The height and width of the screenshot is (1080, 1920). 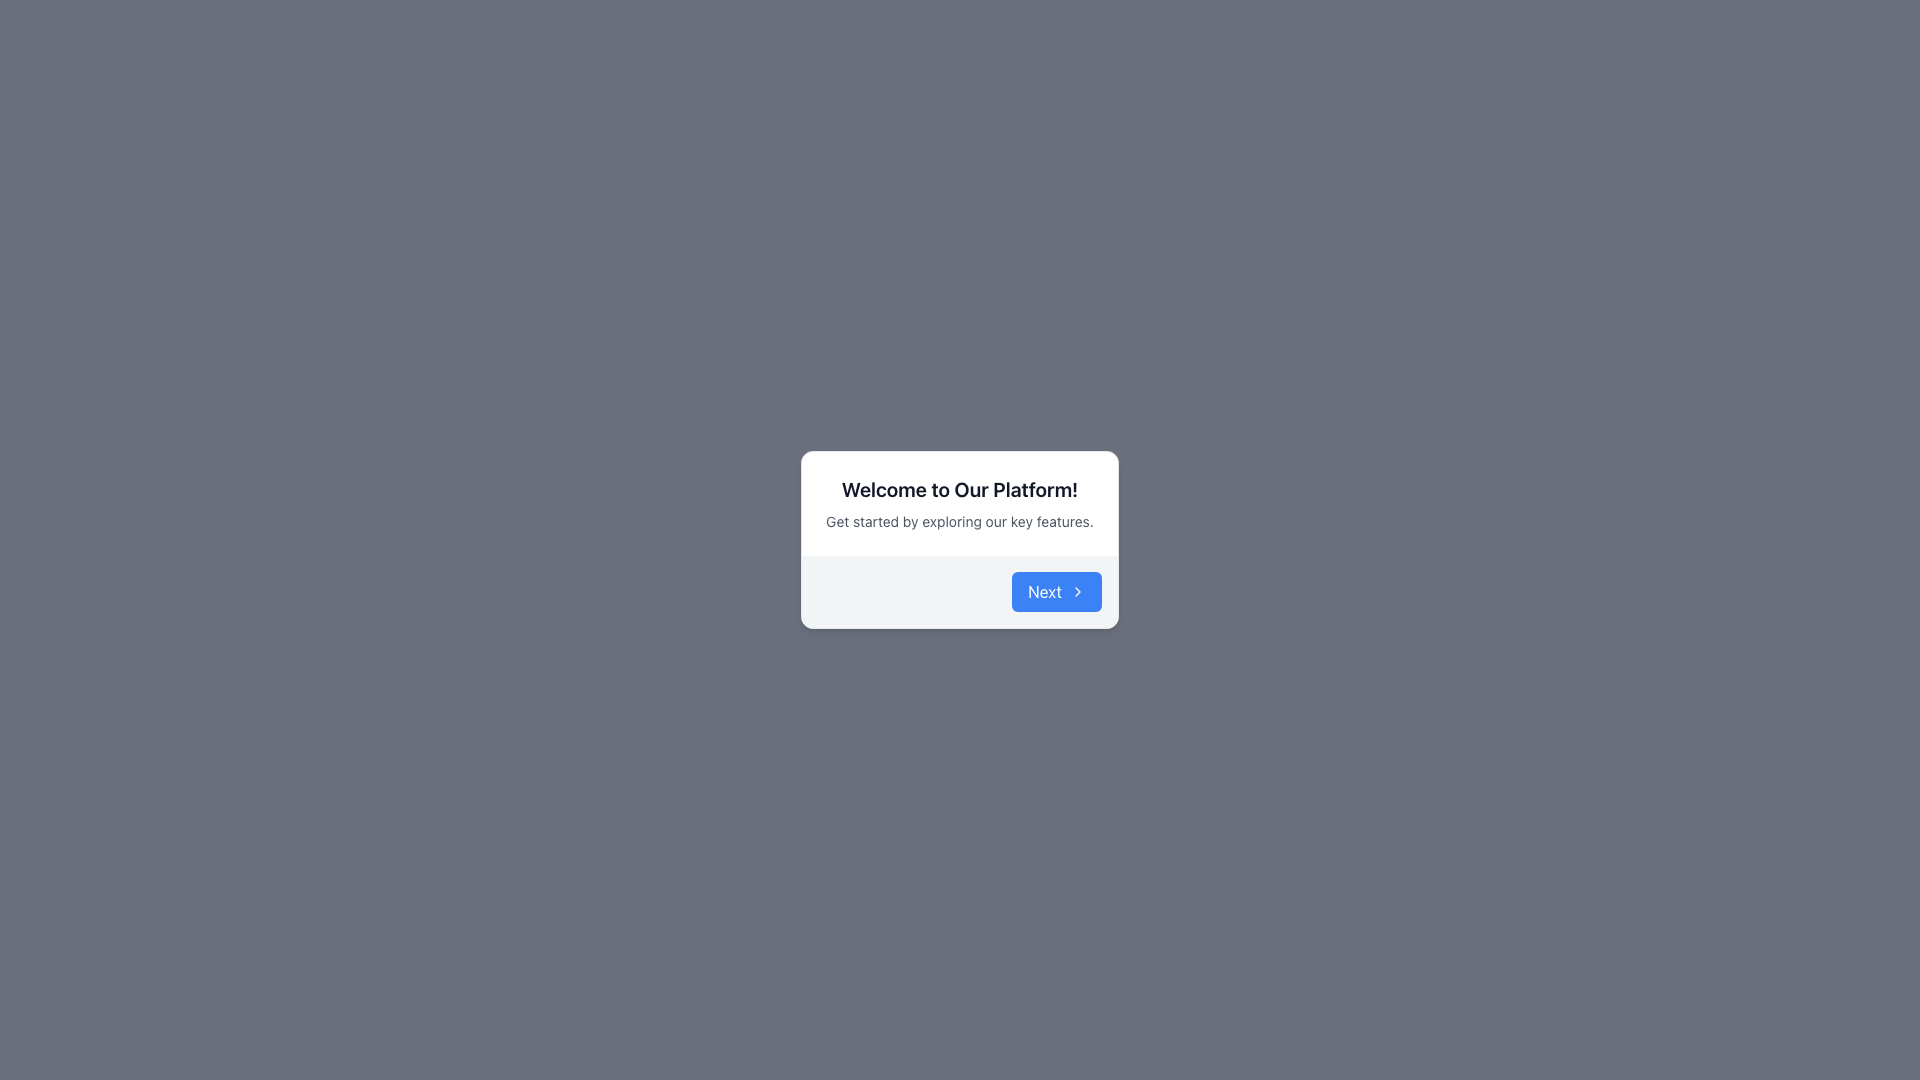 What do you see at coordinates (1044, 590) in the screenshot?
I see `the 'Next' button, which is a white text on a blue background located in a centered modal dialog box` at bounding box center [1044, 590].